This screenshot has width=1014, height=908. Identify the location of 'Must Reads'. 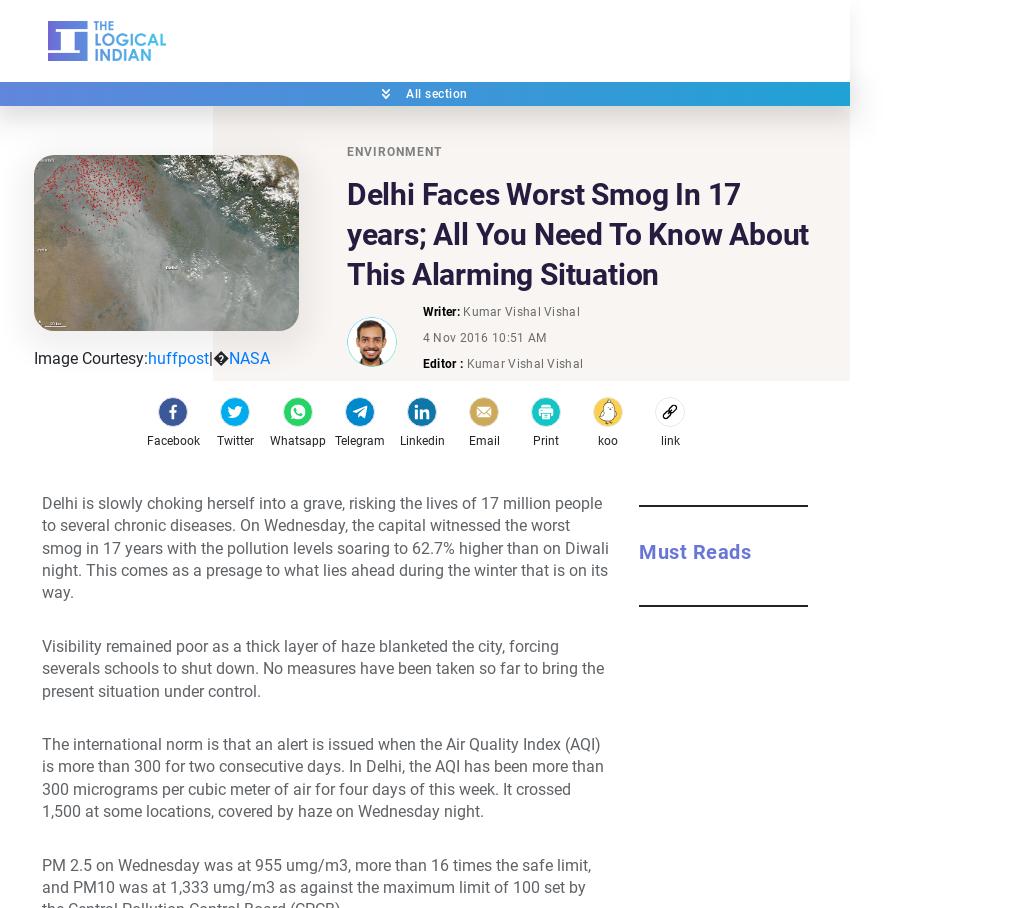
(693, 549).